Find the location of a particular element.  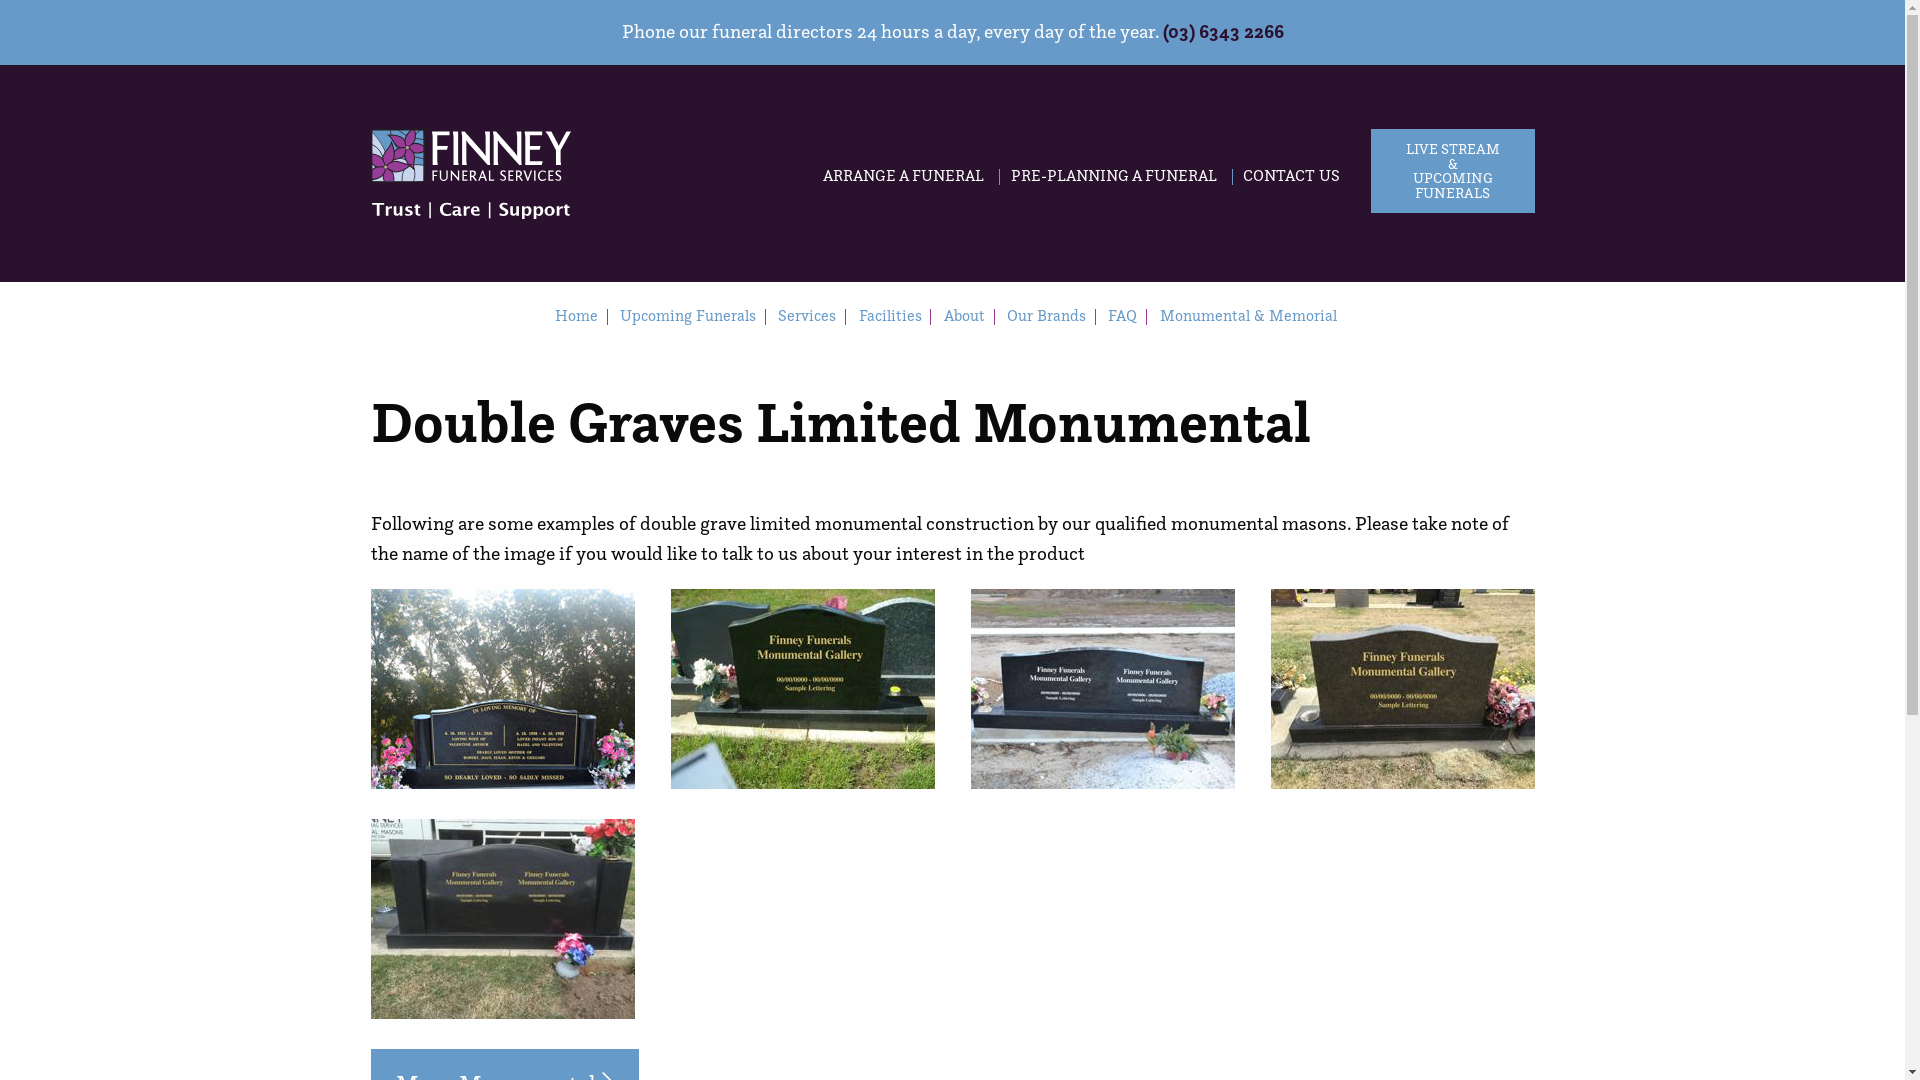

'Our Brands' is located at coordinates (1045, 315).